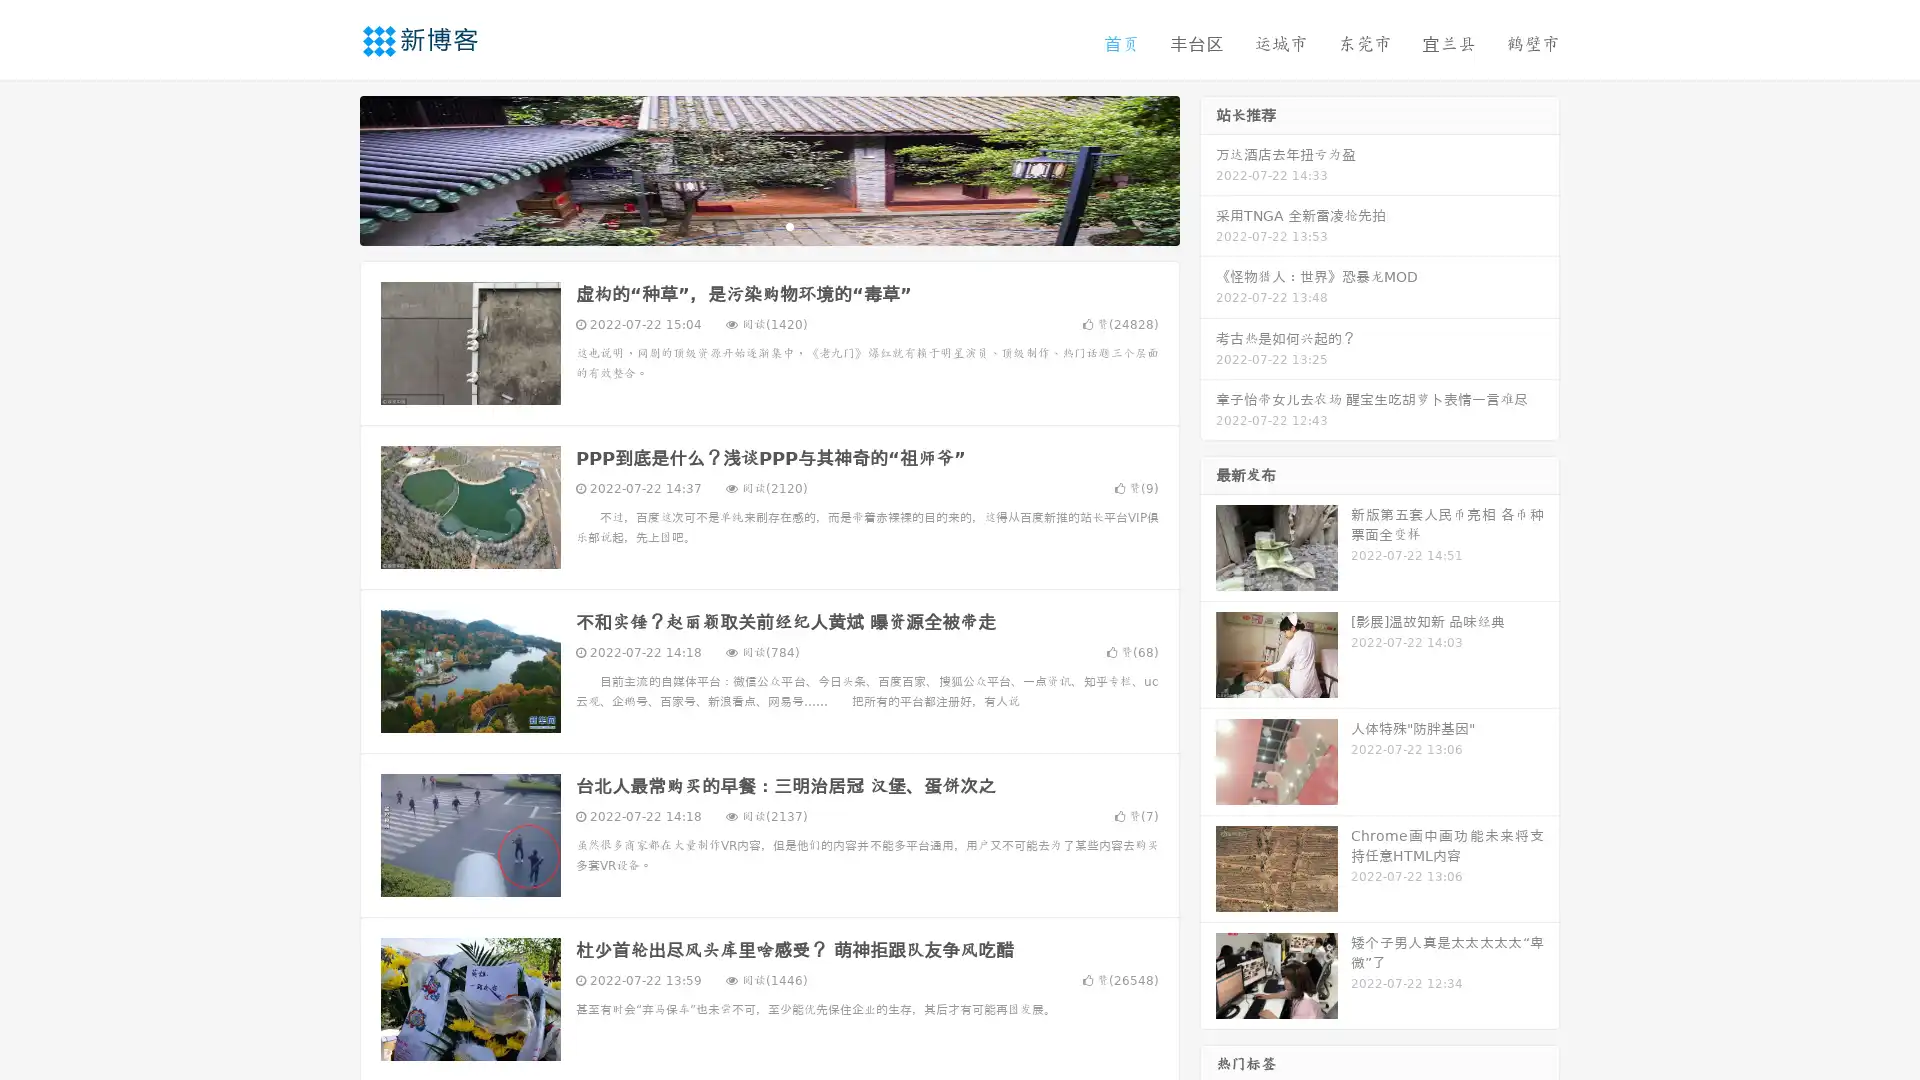  I want to click on Go to slide 2, so click(768, 225).